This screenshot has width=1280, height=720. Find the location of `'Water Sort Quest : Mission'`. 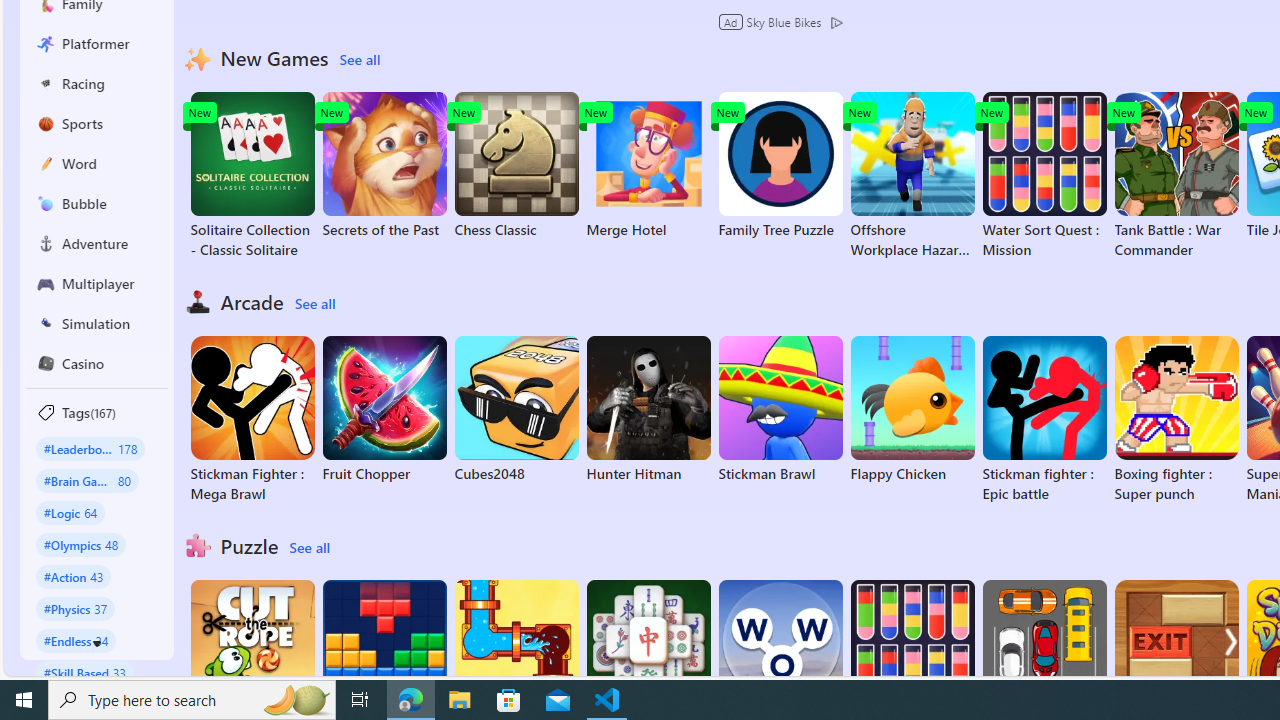

'Water Sort Quest : Mission' is located at coordinates (1043, 175).